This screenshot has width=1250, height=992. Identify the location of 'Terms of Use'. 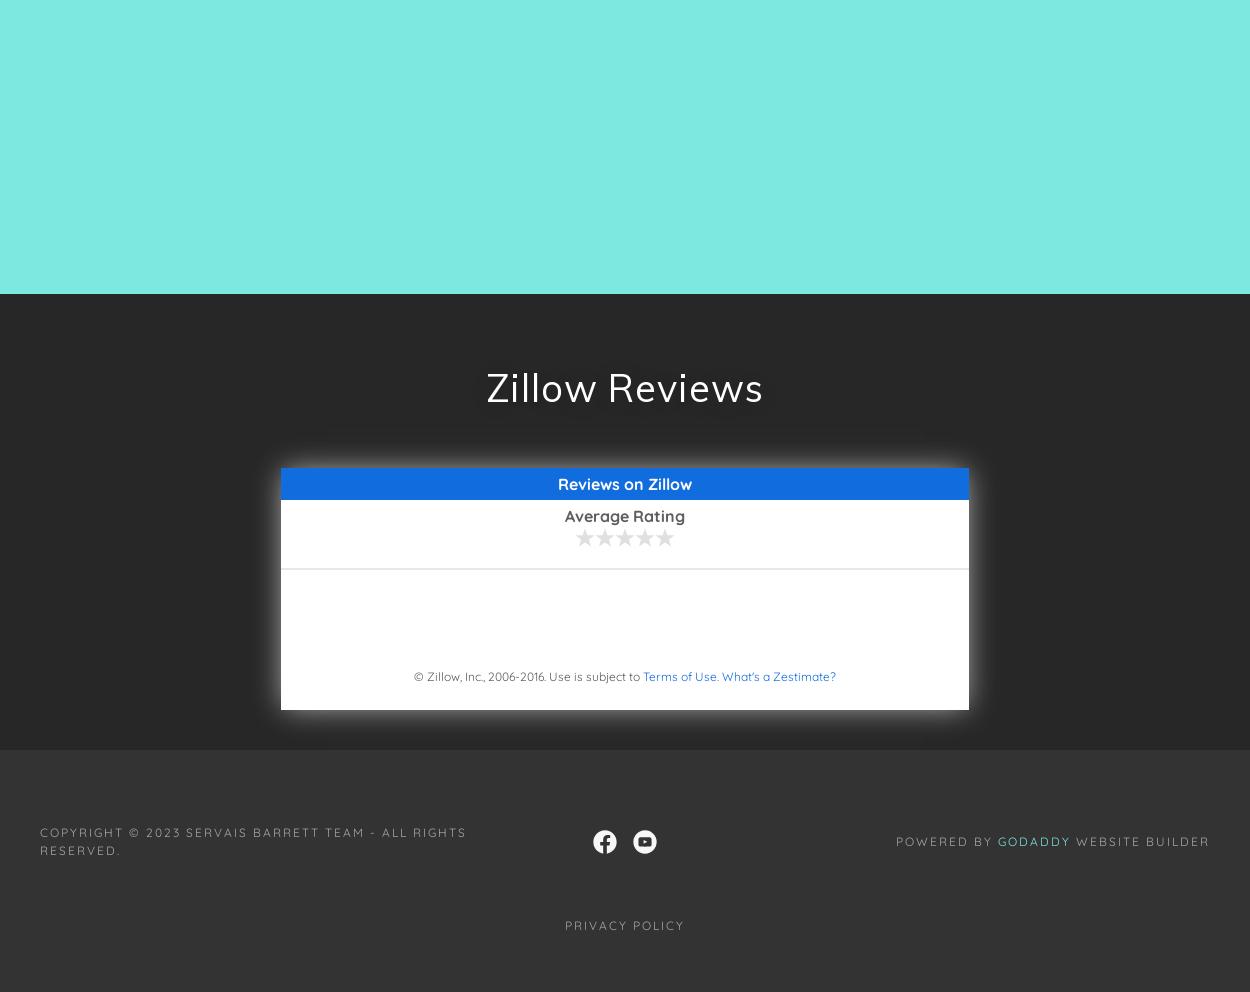
(679, 674).